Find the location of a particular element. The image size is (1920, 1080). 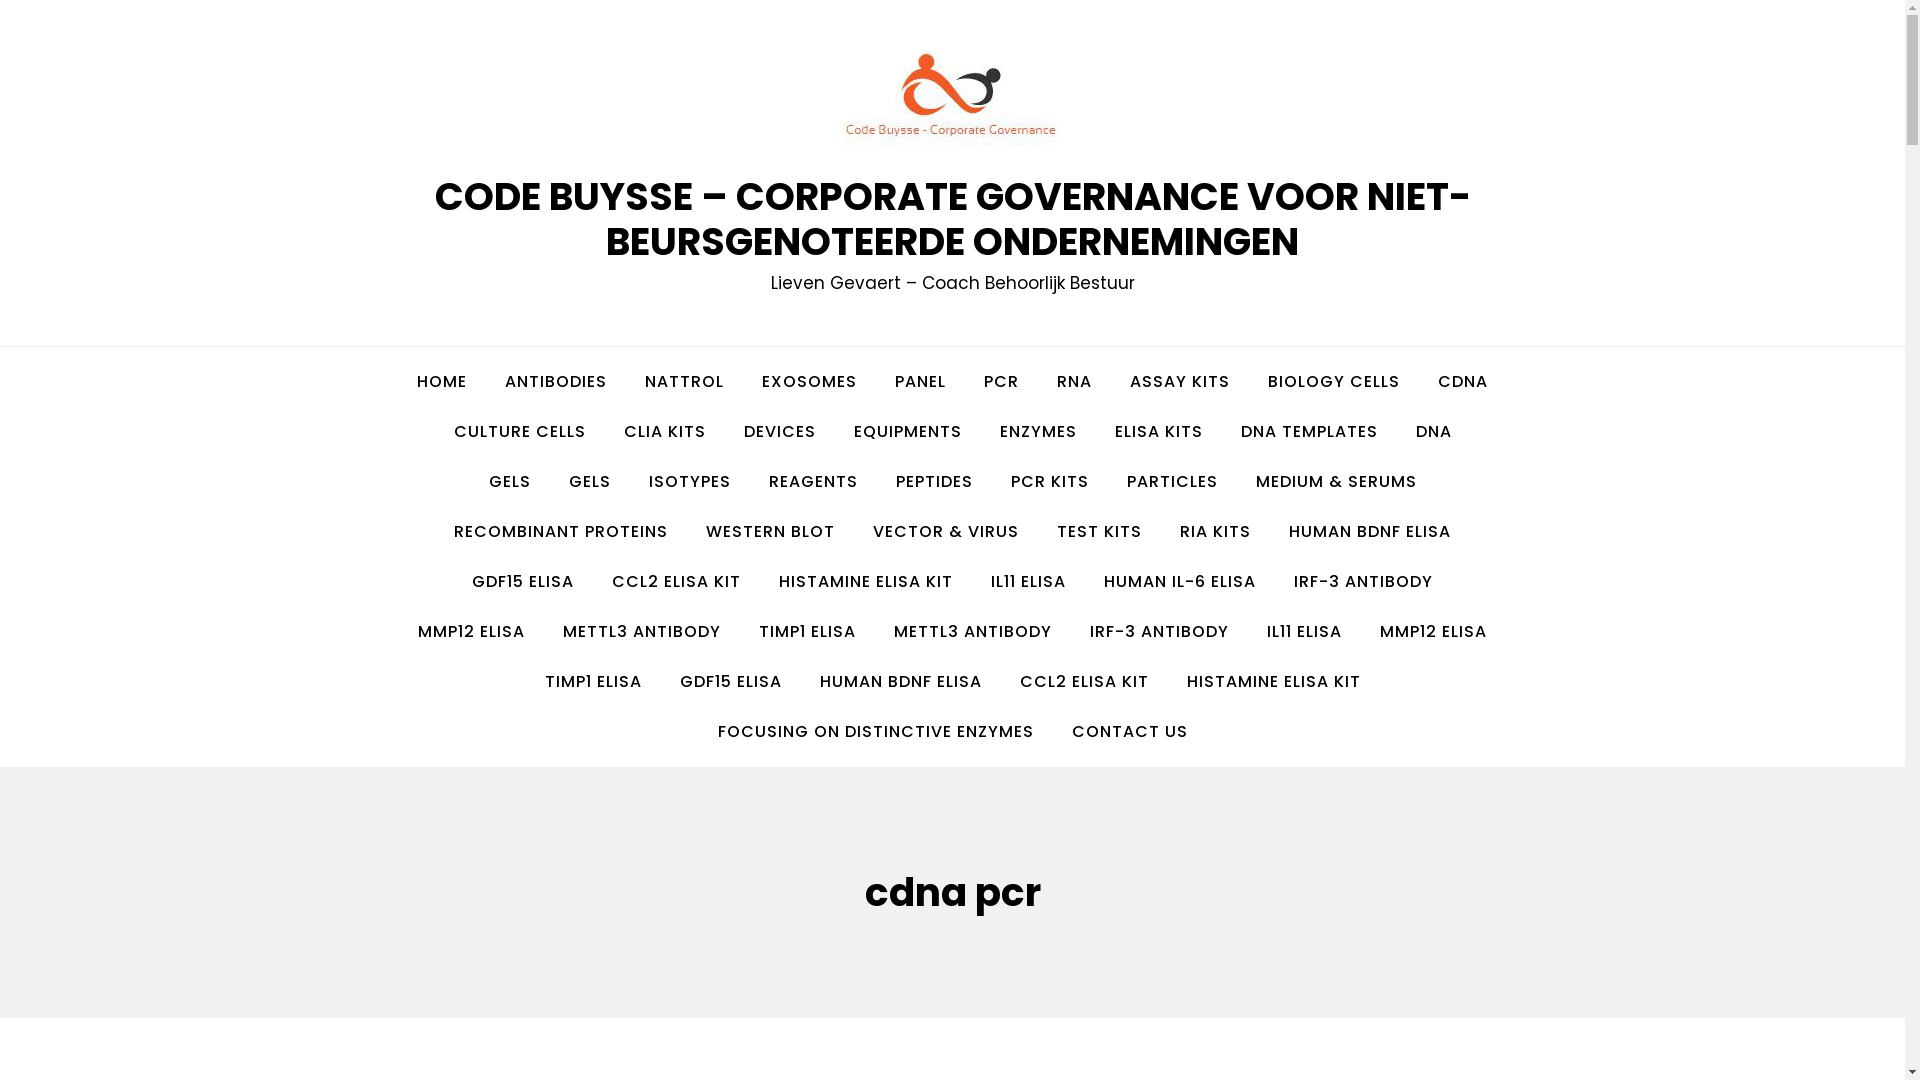

'WESTERN BLOT' is located at coordinates (769, 531).